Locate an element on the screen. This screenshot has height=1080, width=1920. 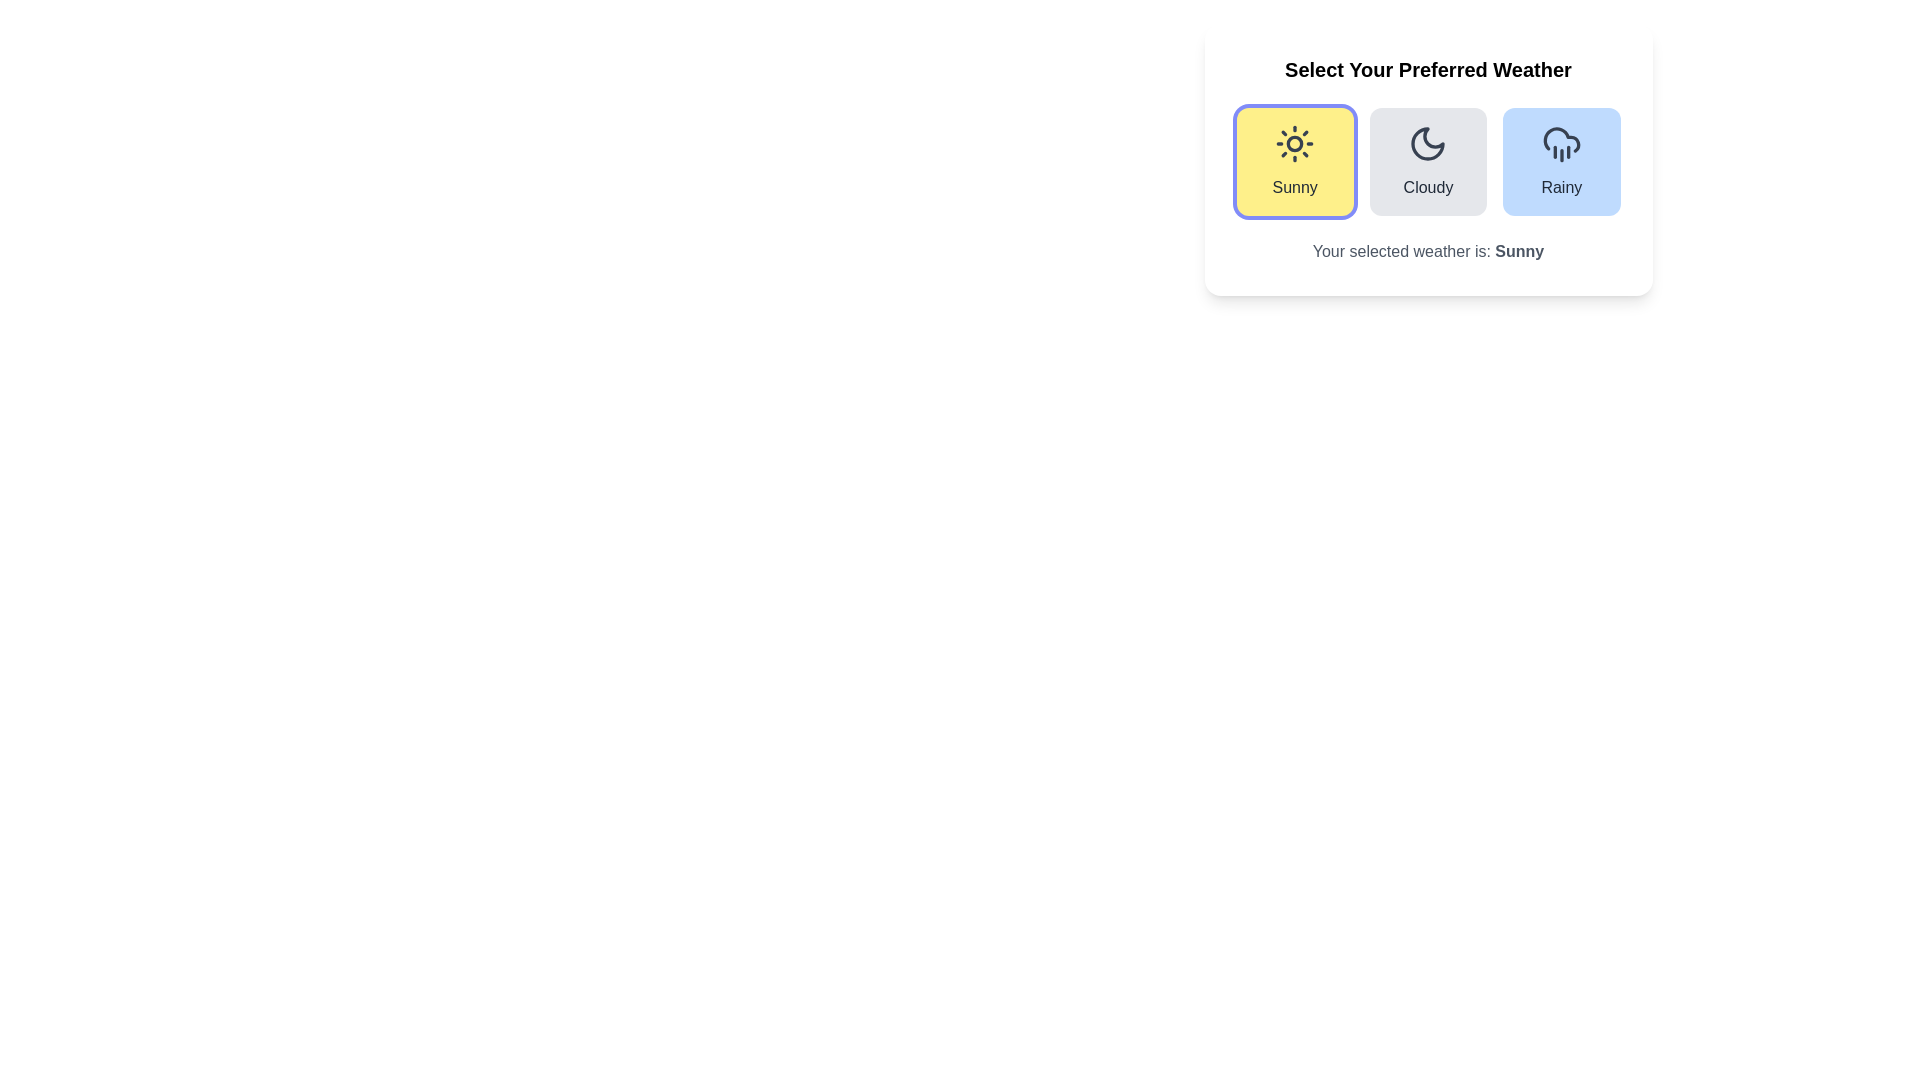
the 'Rainy' button which encompasses the cloud-like icon representing rainy weather is located at coordinates (1560, 139).